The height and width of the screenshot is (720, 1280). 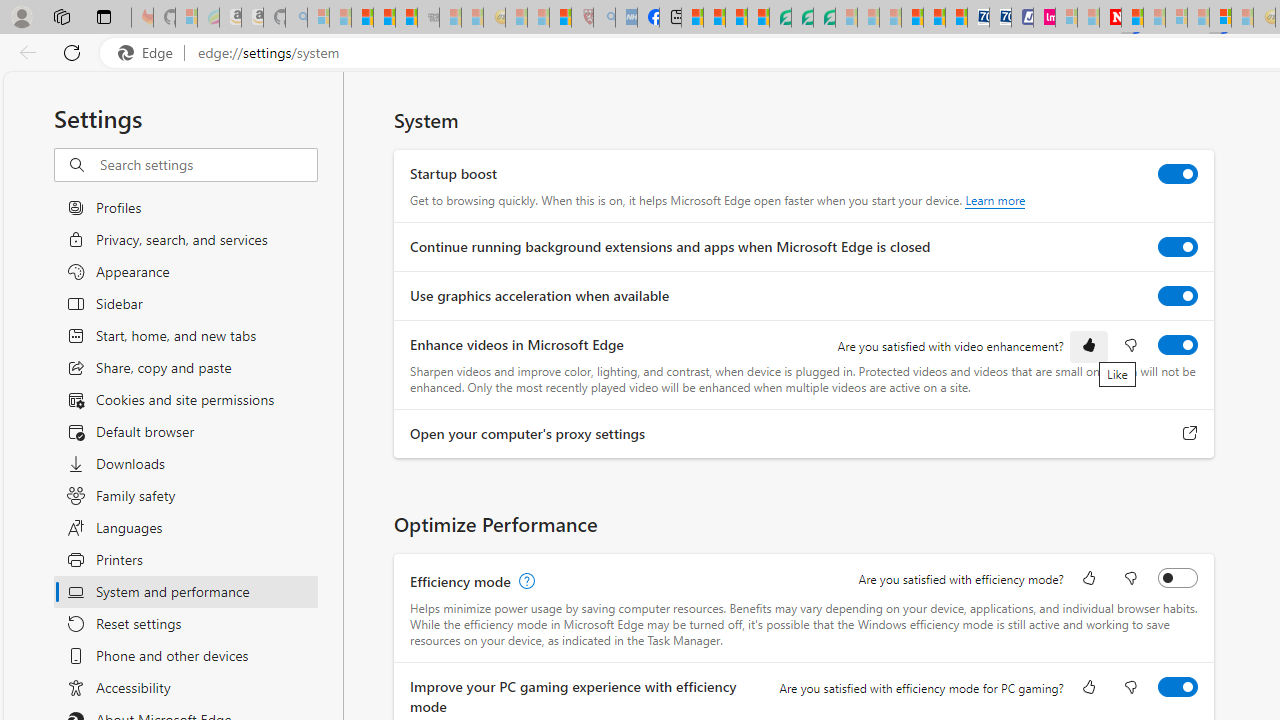 What do you see at coordinates (1178, 295) in the screenshot?
I see `'Use graphics acceleration when available'` at bounding box center [1178, 295].